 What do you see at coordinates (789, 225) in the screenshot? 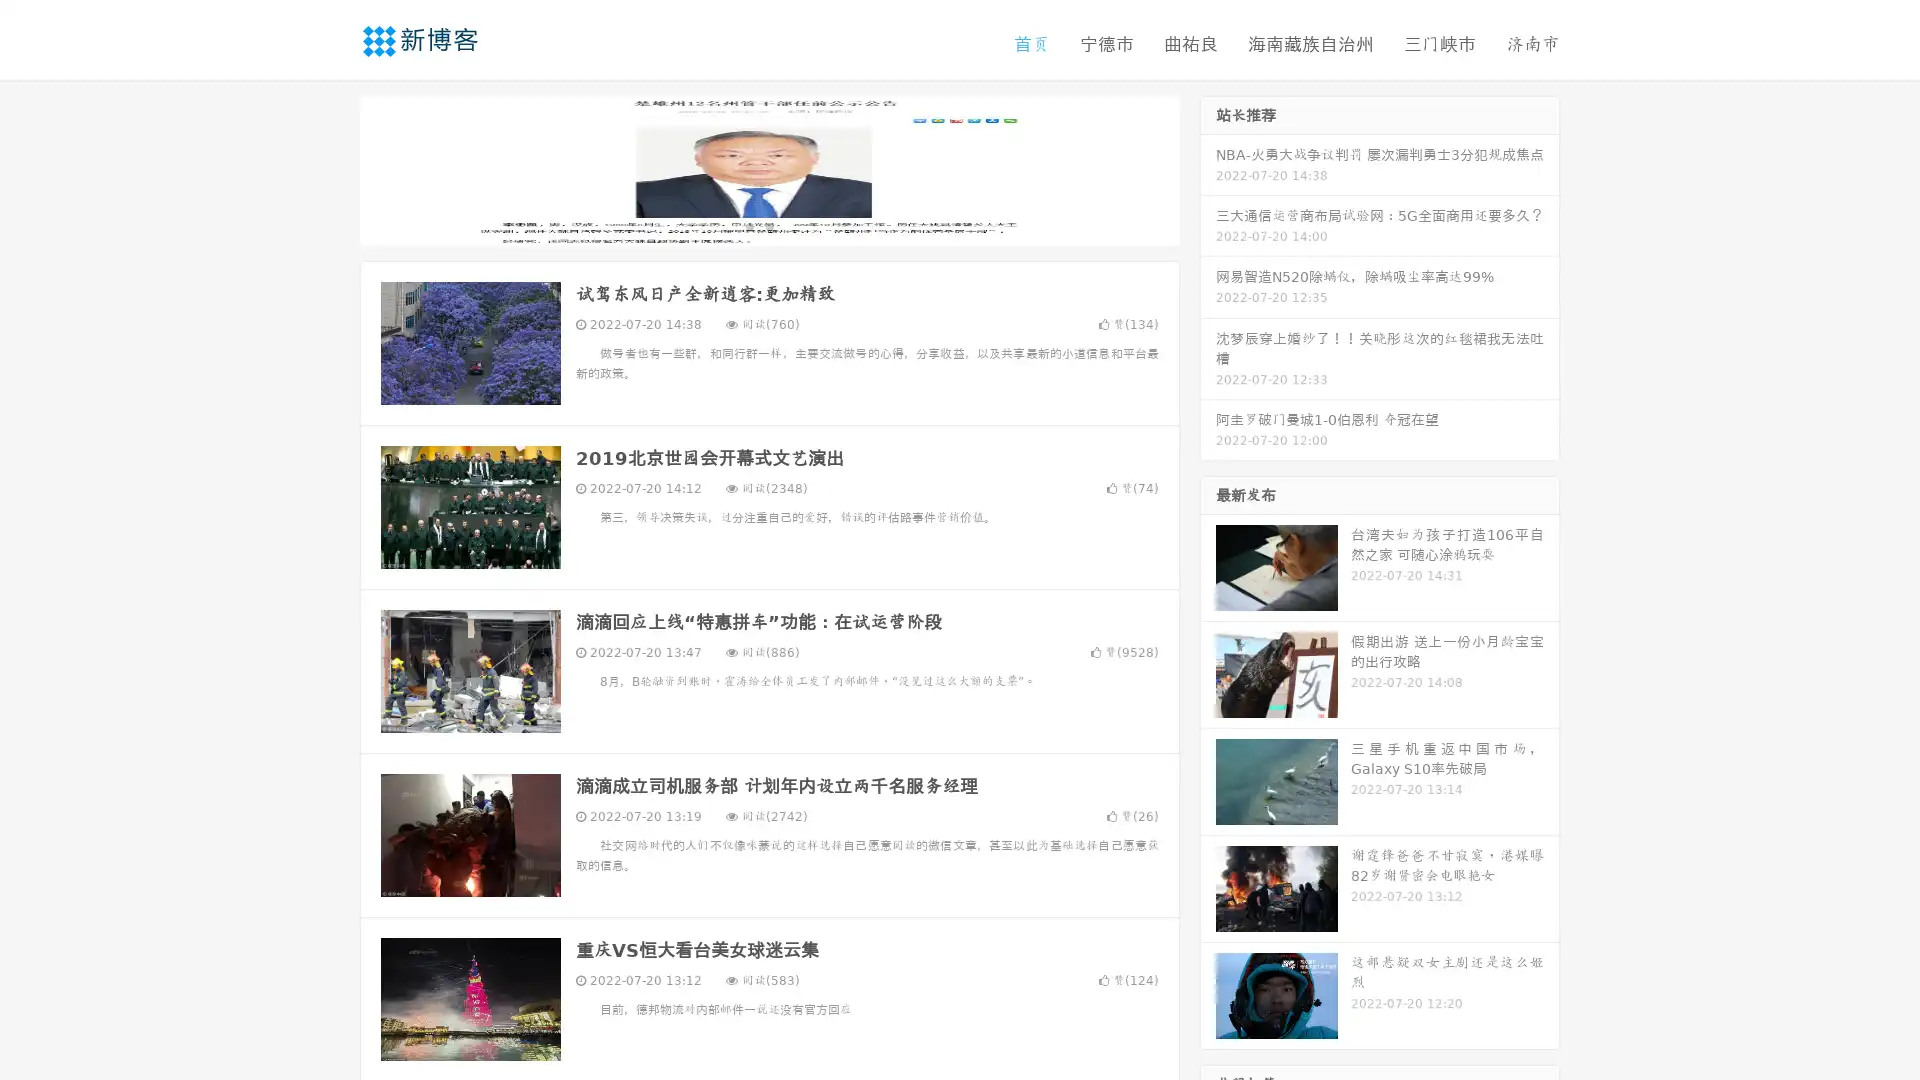
I see `Go to slide 3` at bounding box center [789, 225].